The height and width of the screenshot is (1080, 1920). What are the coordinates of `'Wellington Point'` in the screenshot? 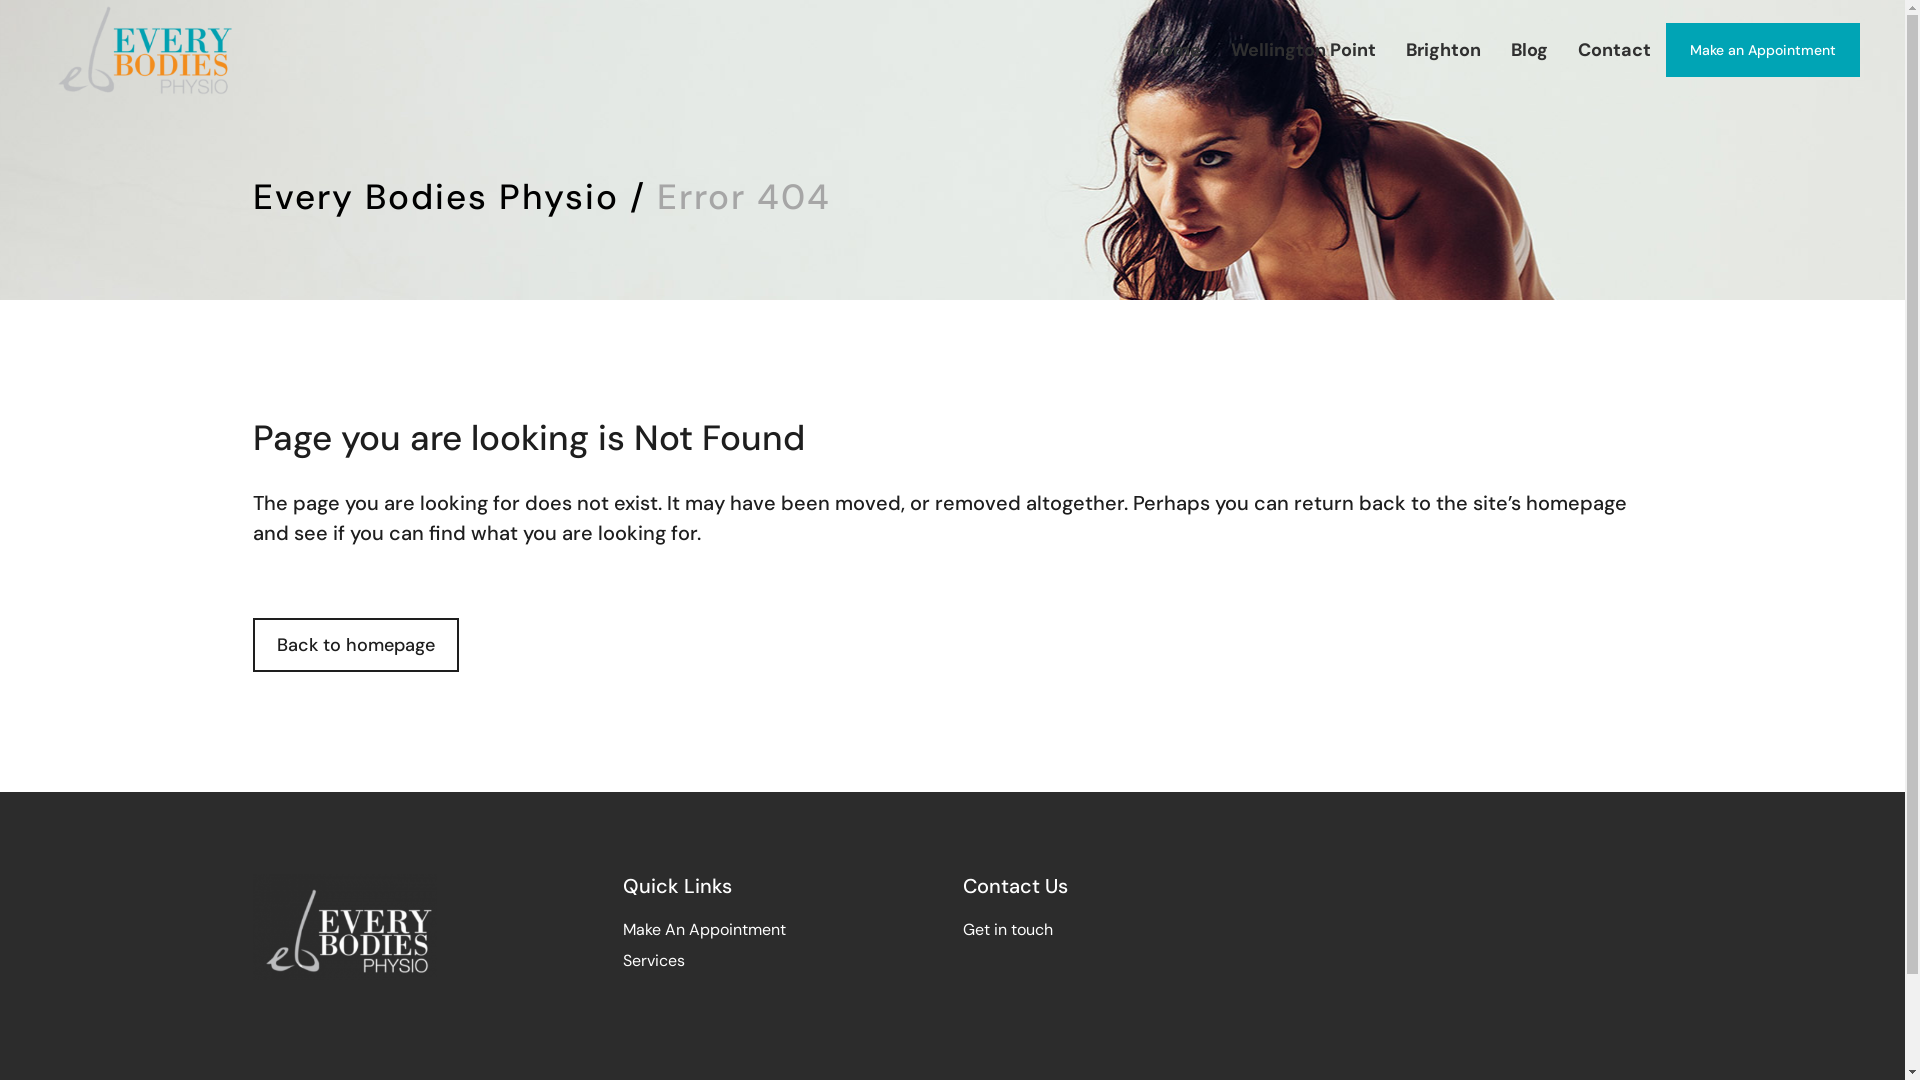 It's located at (1303, 49).